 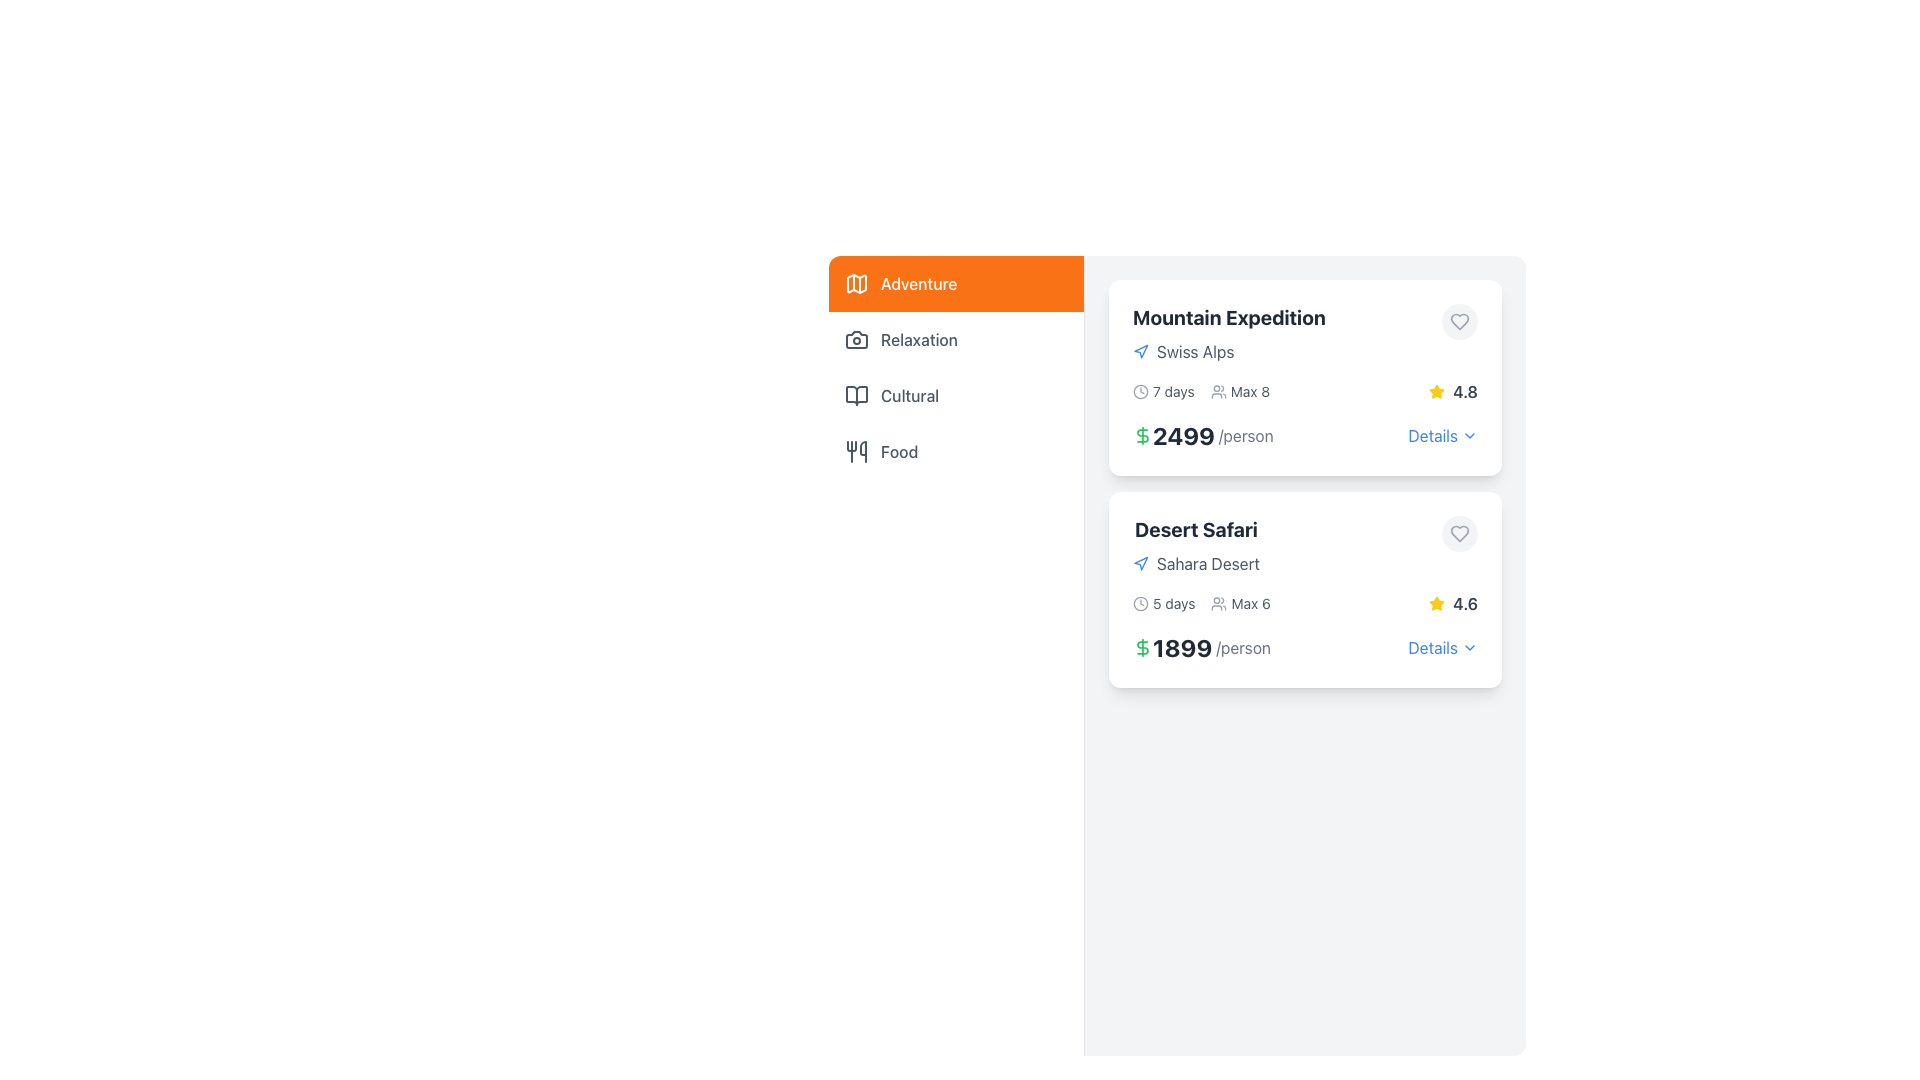 I want to click on the 'Details' text button with a blue style and a downward-pointing arrow, located at the bottom-right of the 'Desert Safari' card, which has a price of '$1899 /person' and a rating of 4.6, so click(x=1443, y=648).